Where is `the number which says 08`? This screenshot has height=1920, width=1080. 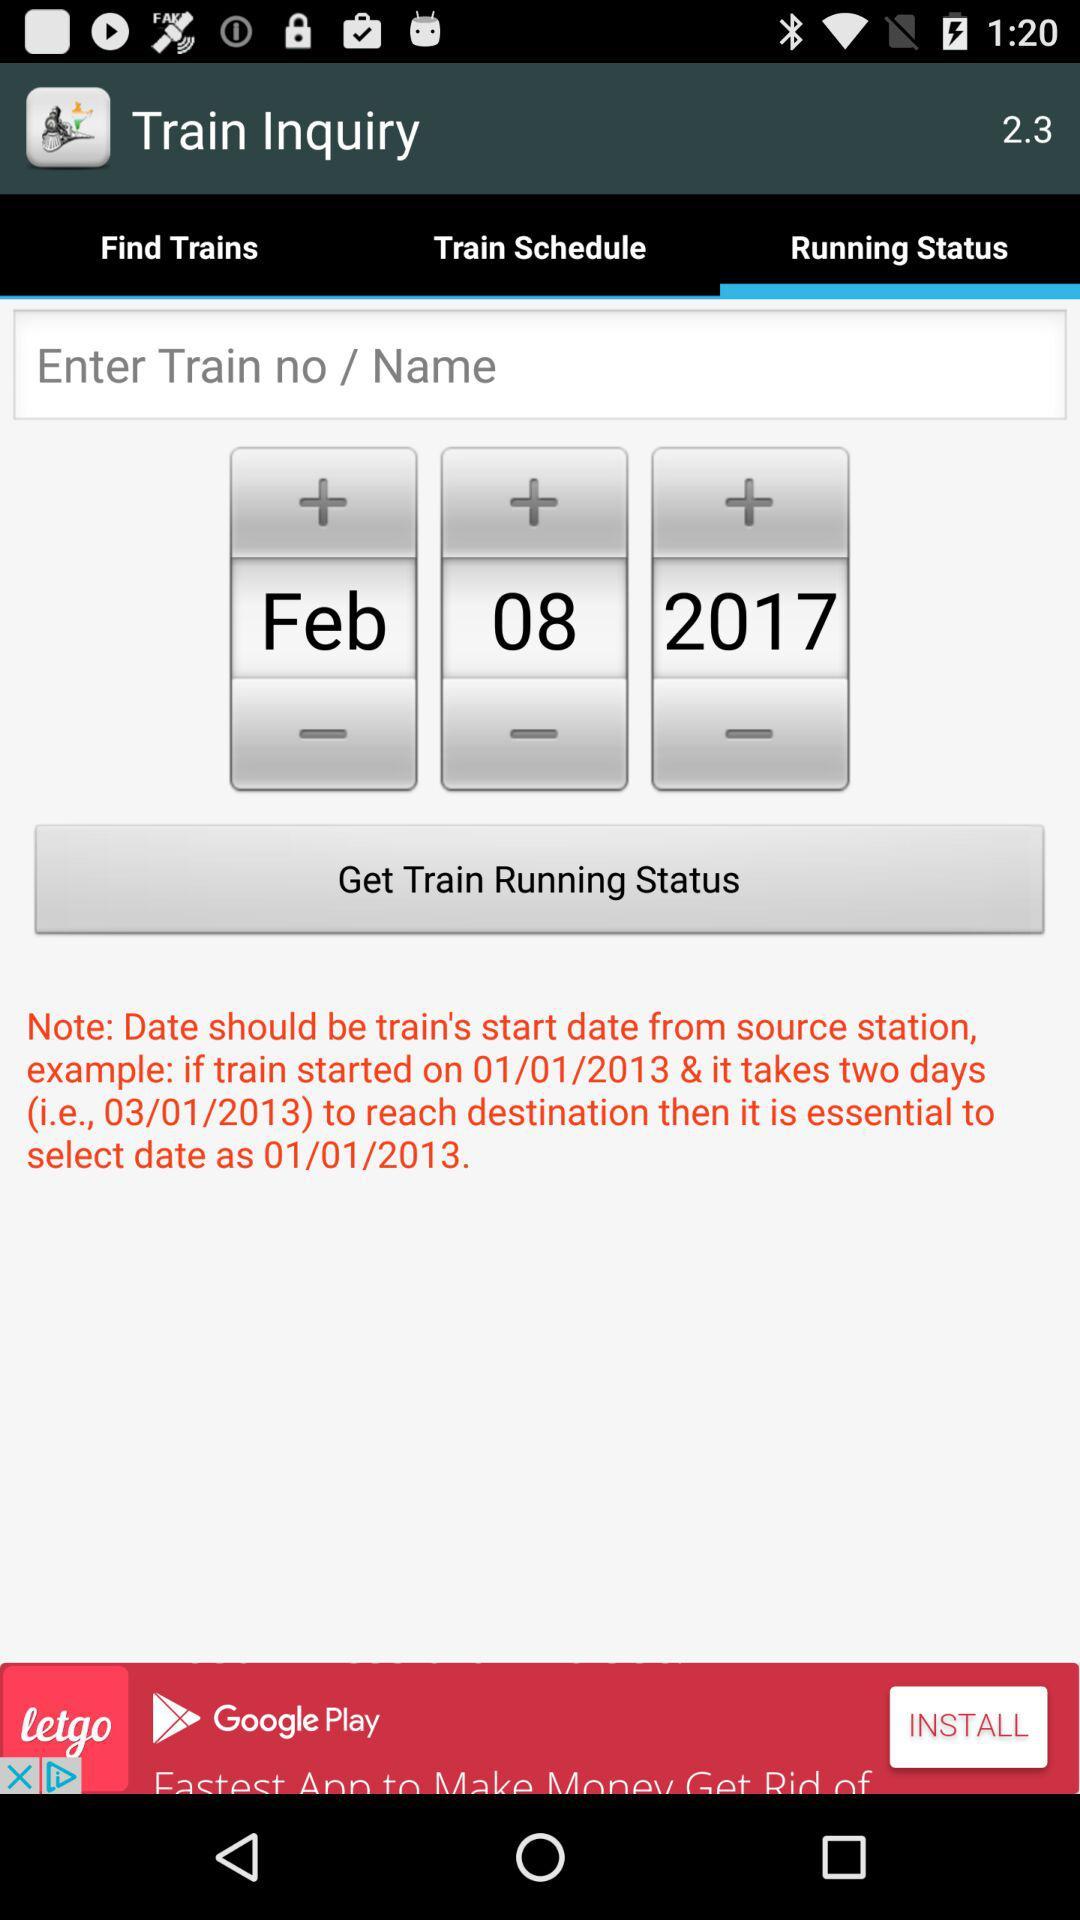
the number which says 08 is located at coordinates (533, 617).